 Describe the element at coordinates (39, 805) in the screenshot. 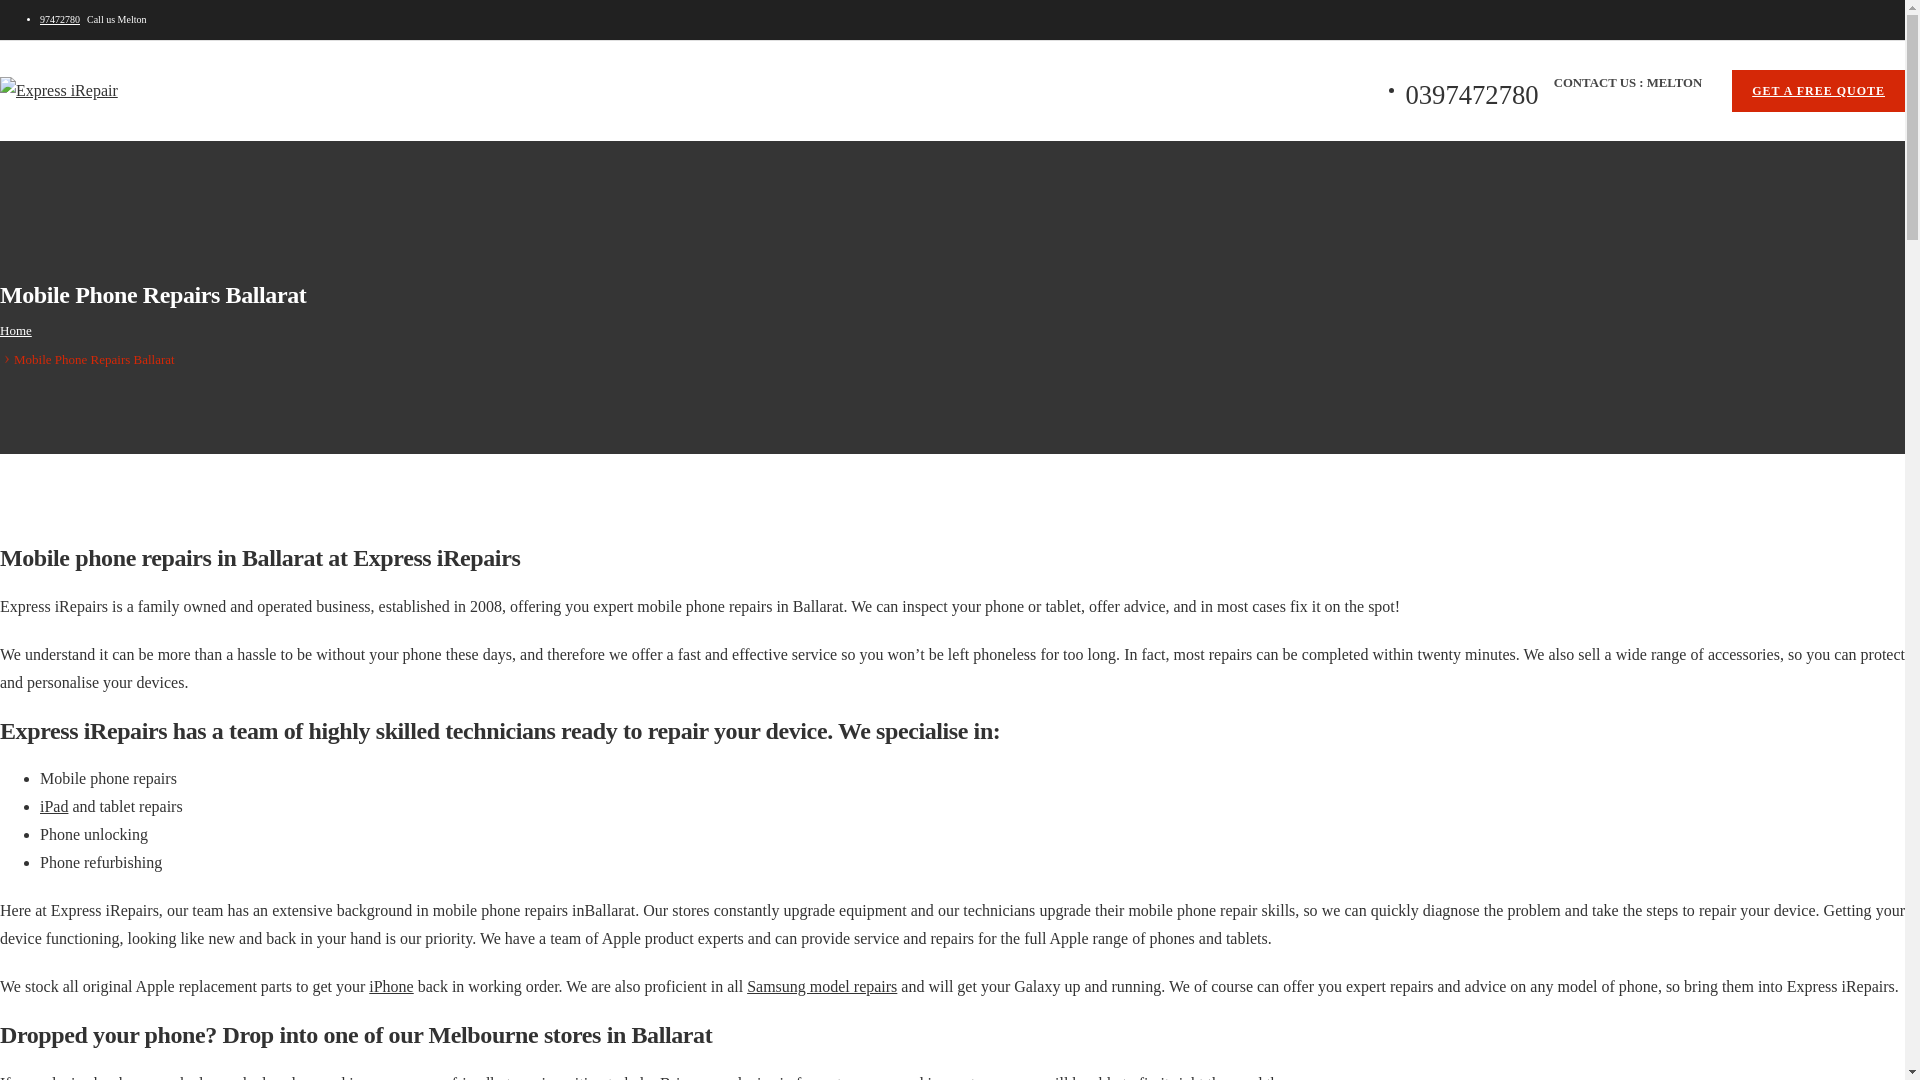

I see `'iPad'` at that location.